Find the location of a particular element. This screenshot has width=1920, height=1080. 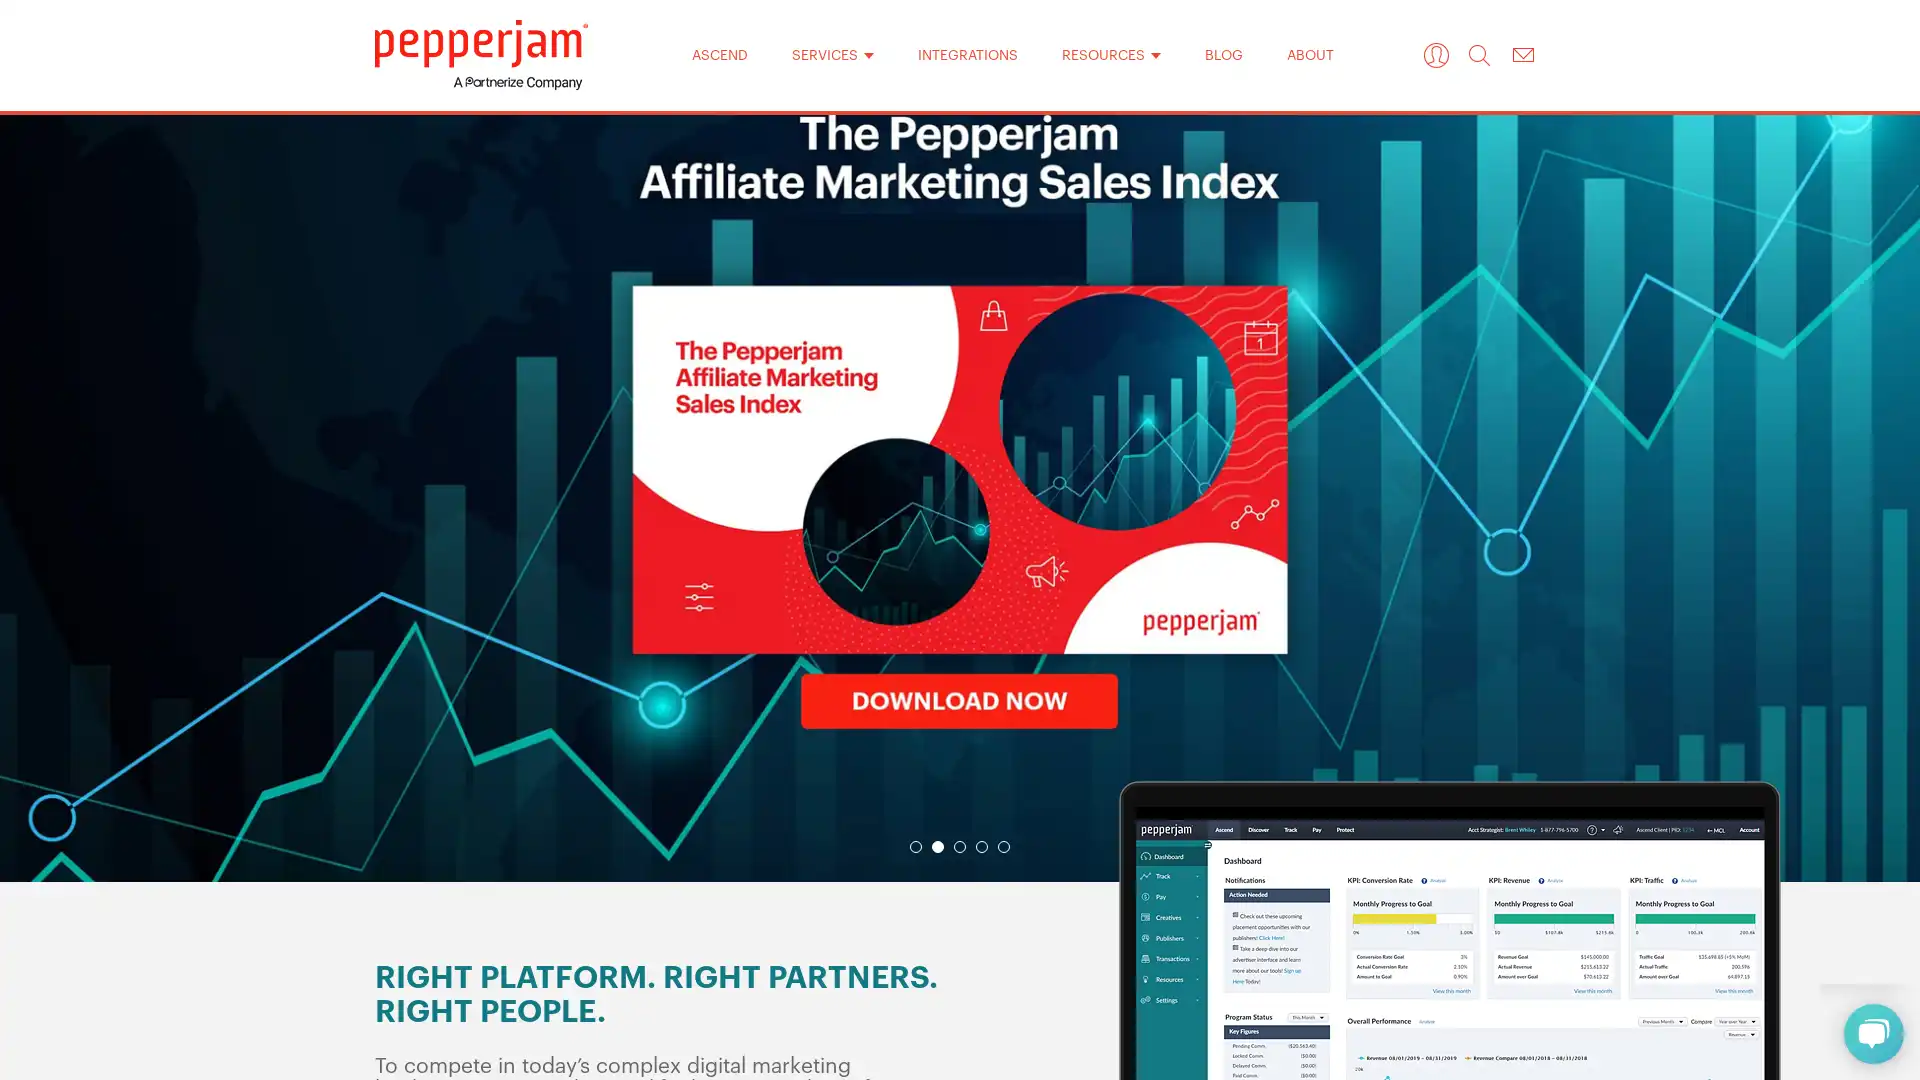

Close is located at coordinates (1218, 219).